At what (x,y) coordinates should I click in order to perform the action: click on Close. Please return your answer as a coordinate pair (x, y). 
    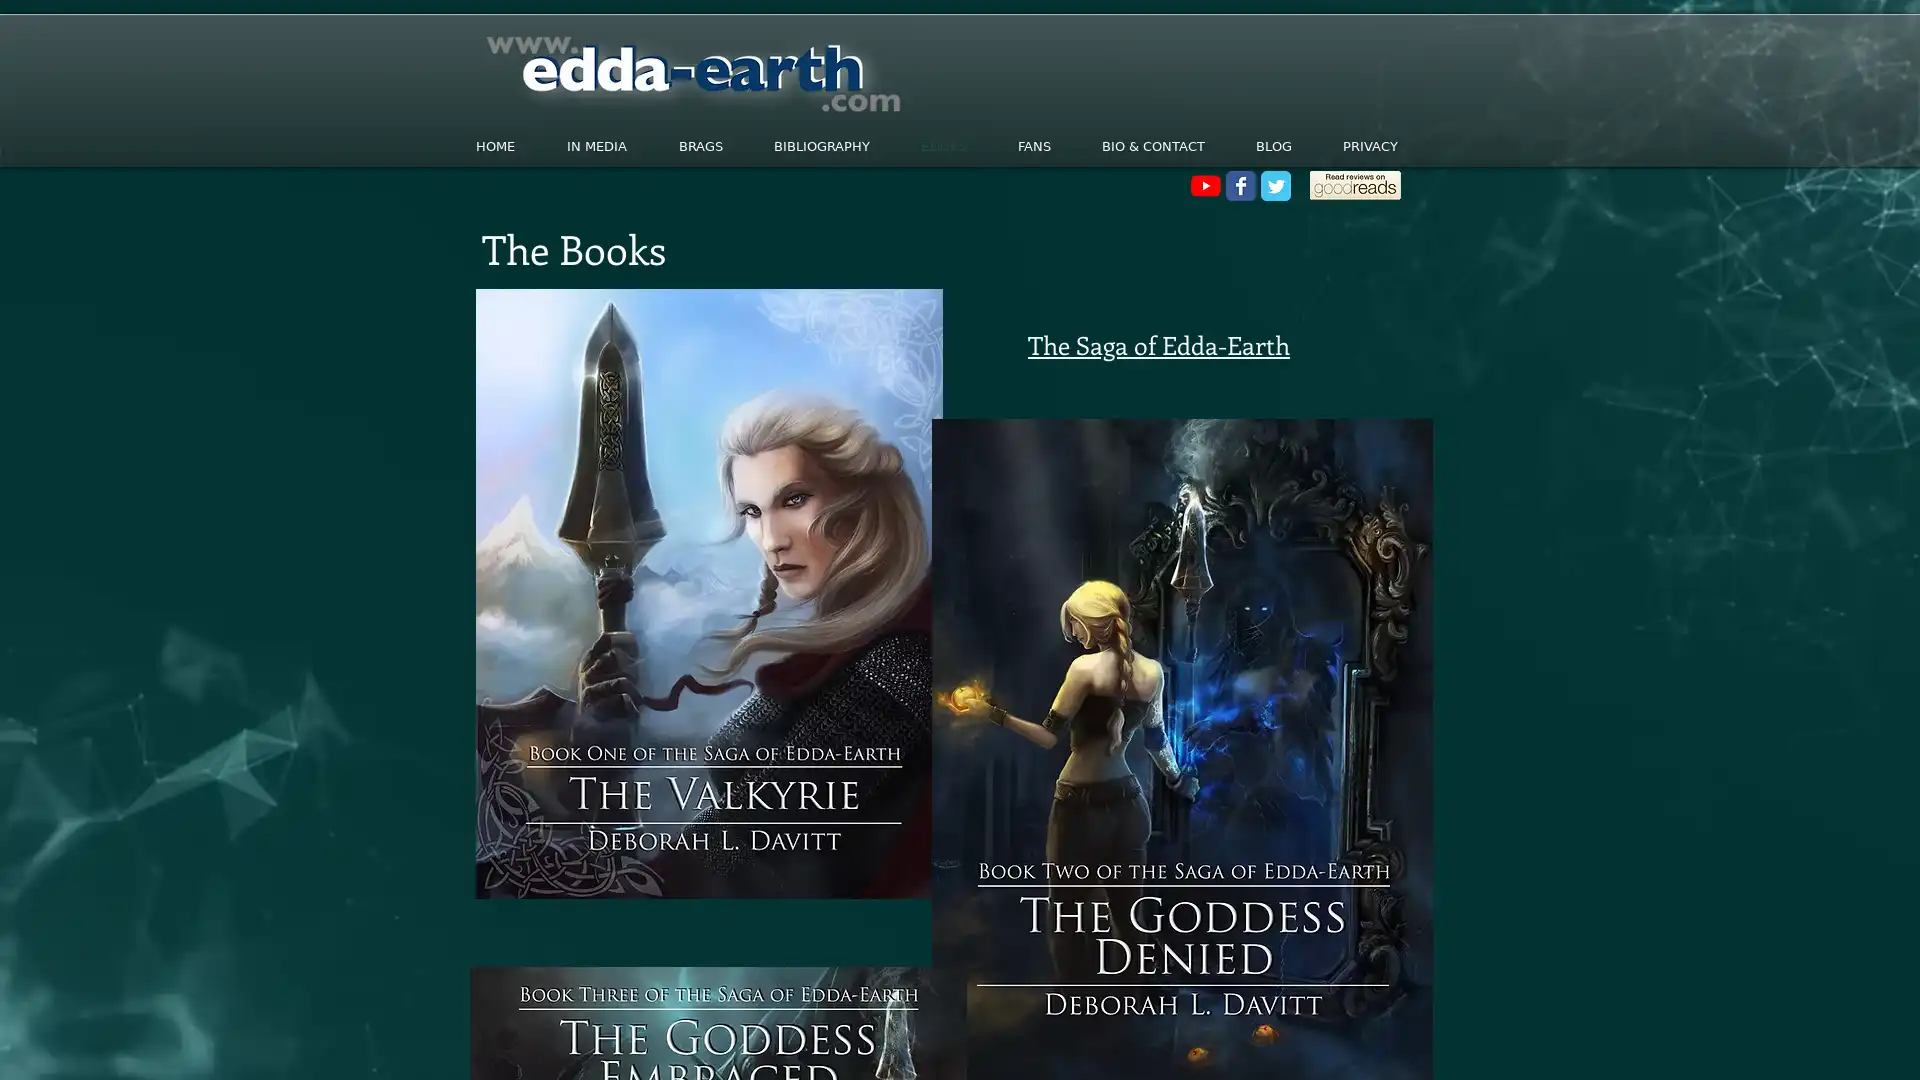
    Looking at the image, I should click on (1895, 1044).